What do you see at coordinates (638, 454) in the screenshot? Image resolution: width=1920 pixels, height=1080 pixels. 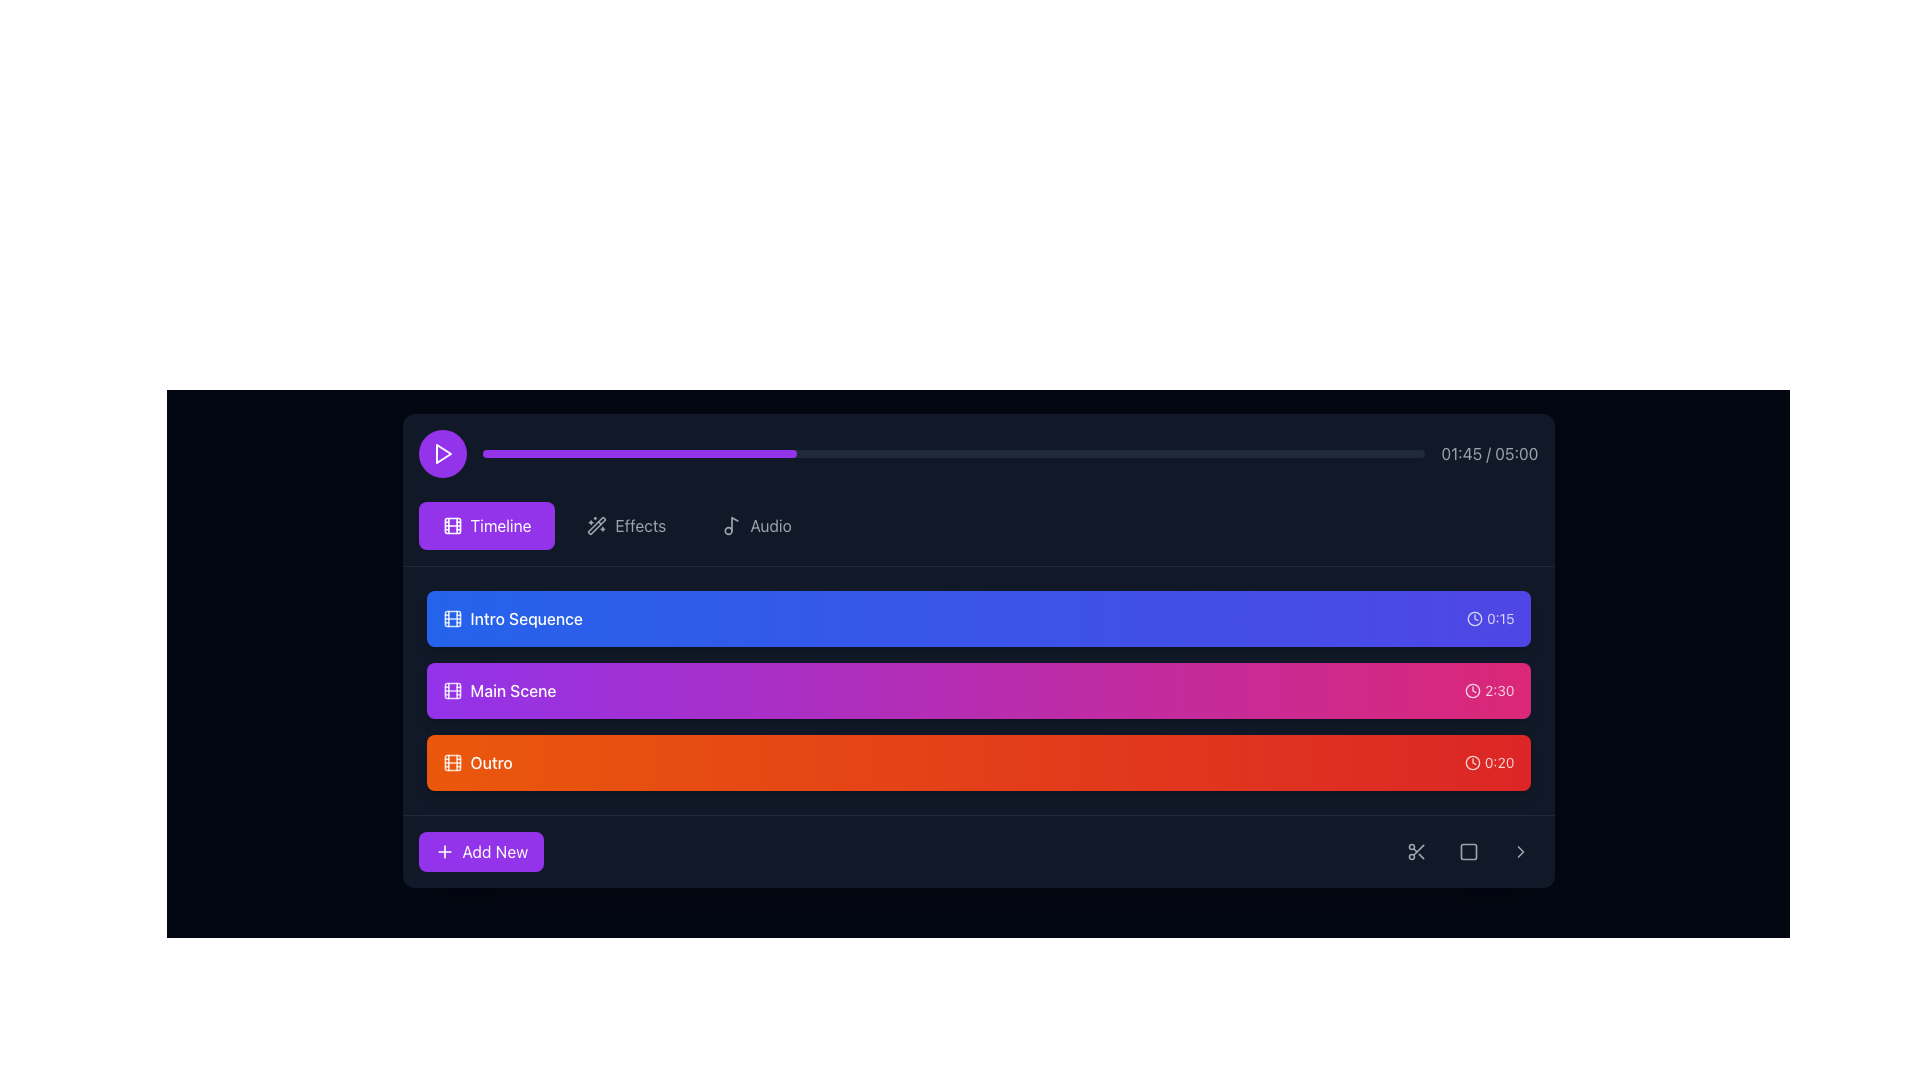 I see `the leftmost segment of the progress bar, which visually represents a portion of progress in a task or timeline, located near the top of the interface` at bounding box center [638, 454].